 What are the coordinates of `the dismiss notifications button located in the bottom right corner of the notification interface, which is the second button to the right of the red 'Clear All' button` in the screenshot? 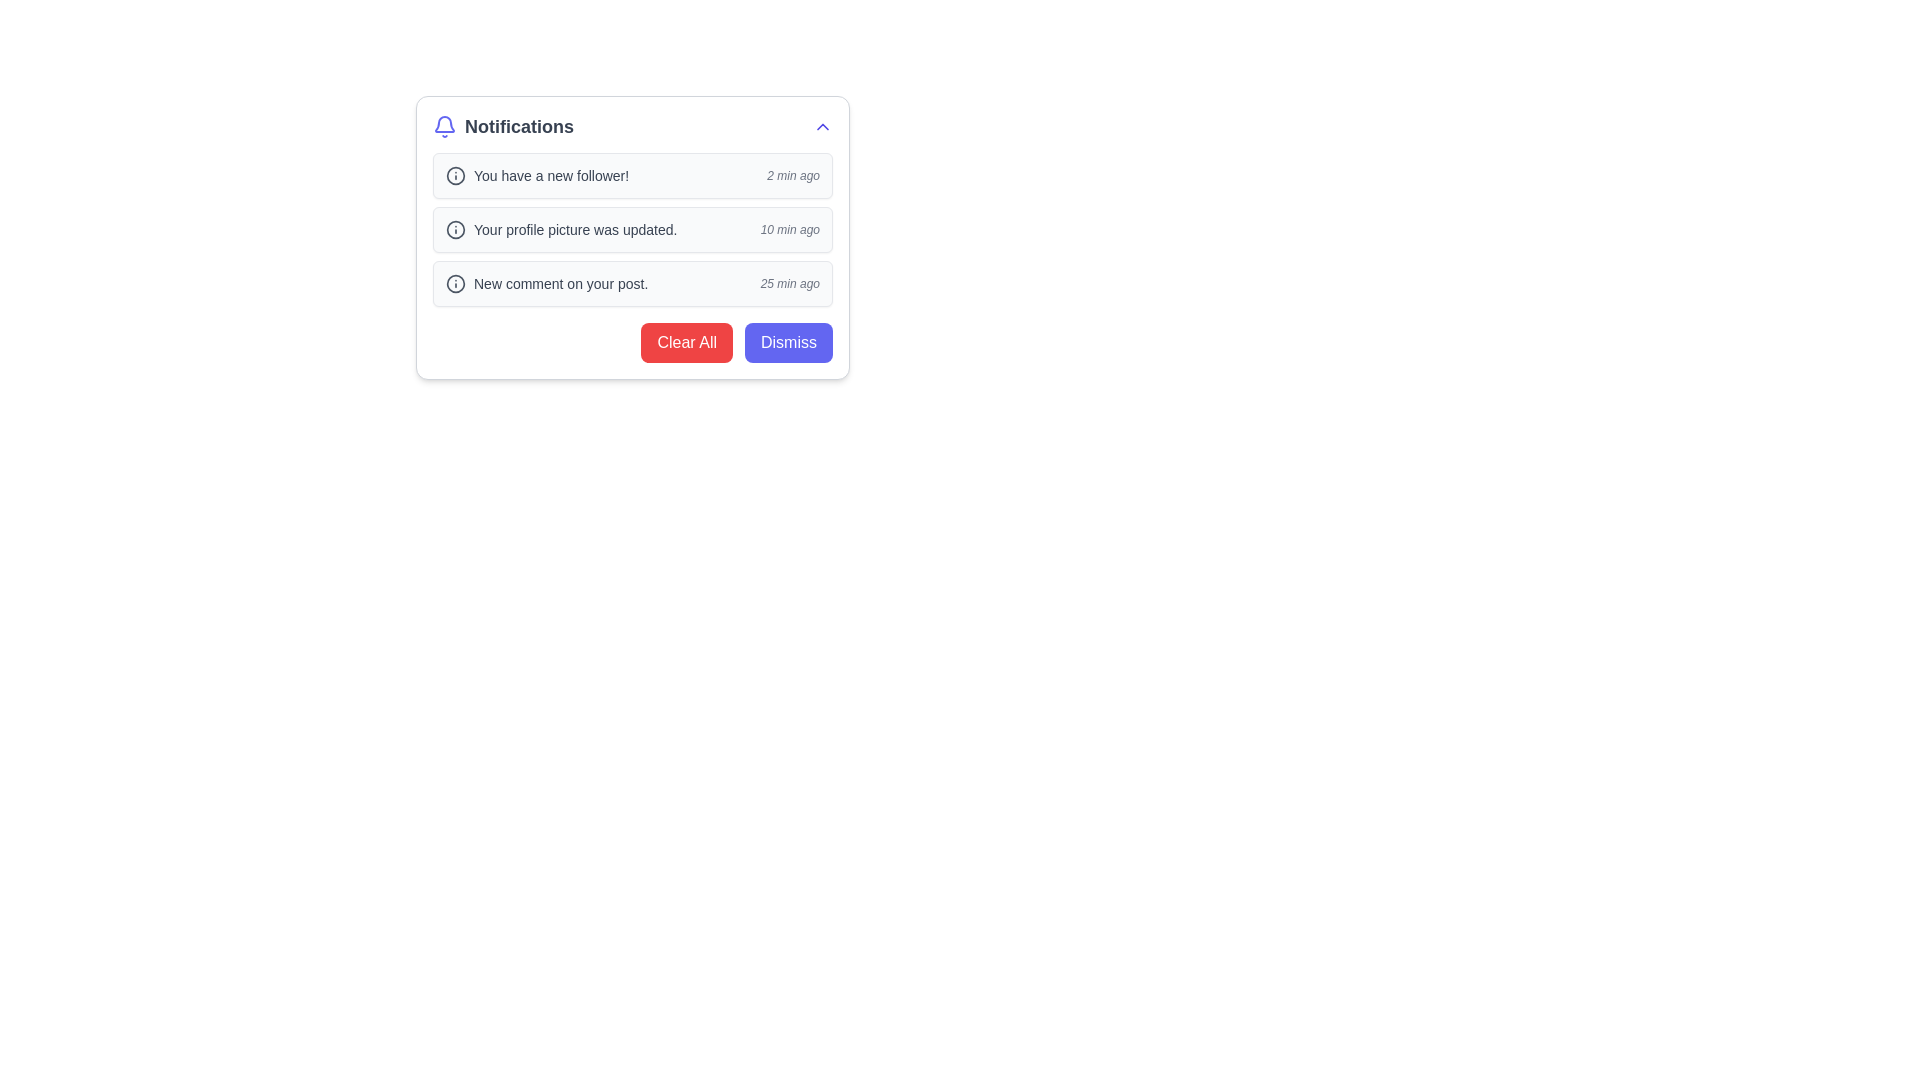 It's located at (787, 342).